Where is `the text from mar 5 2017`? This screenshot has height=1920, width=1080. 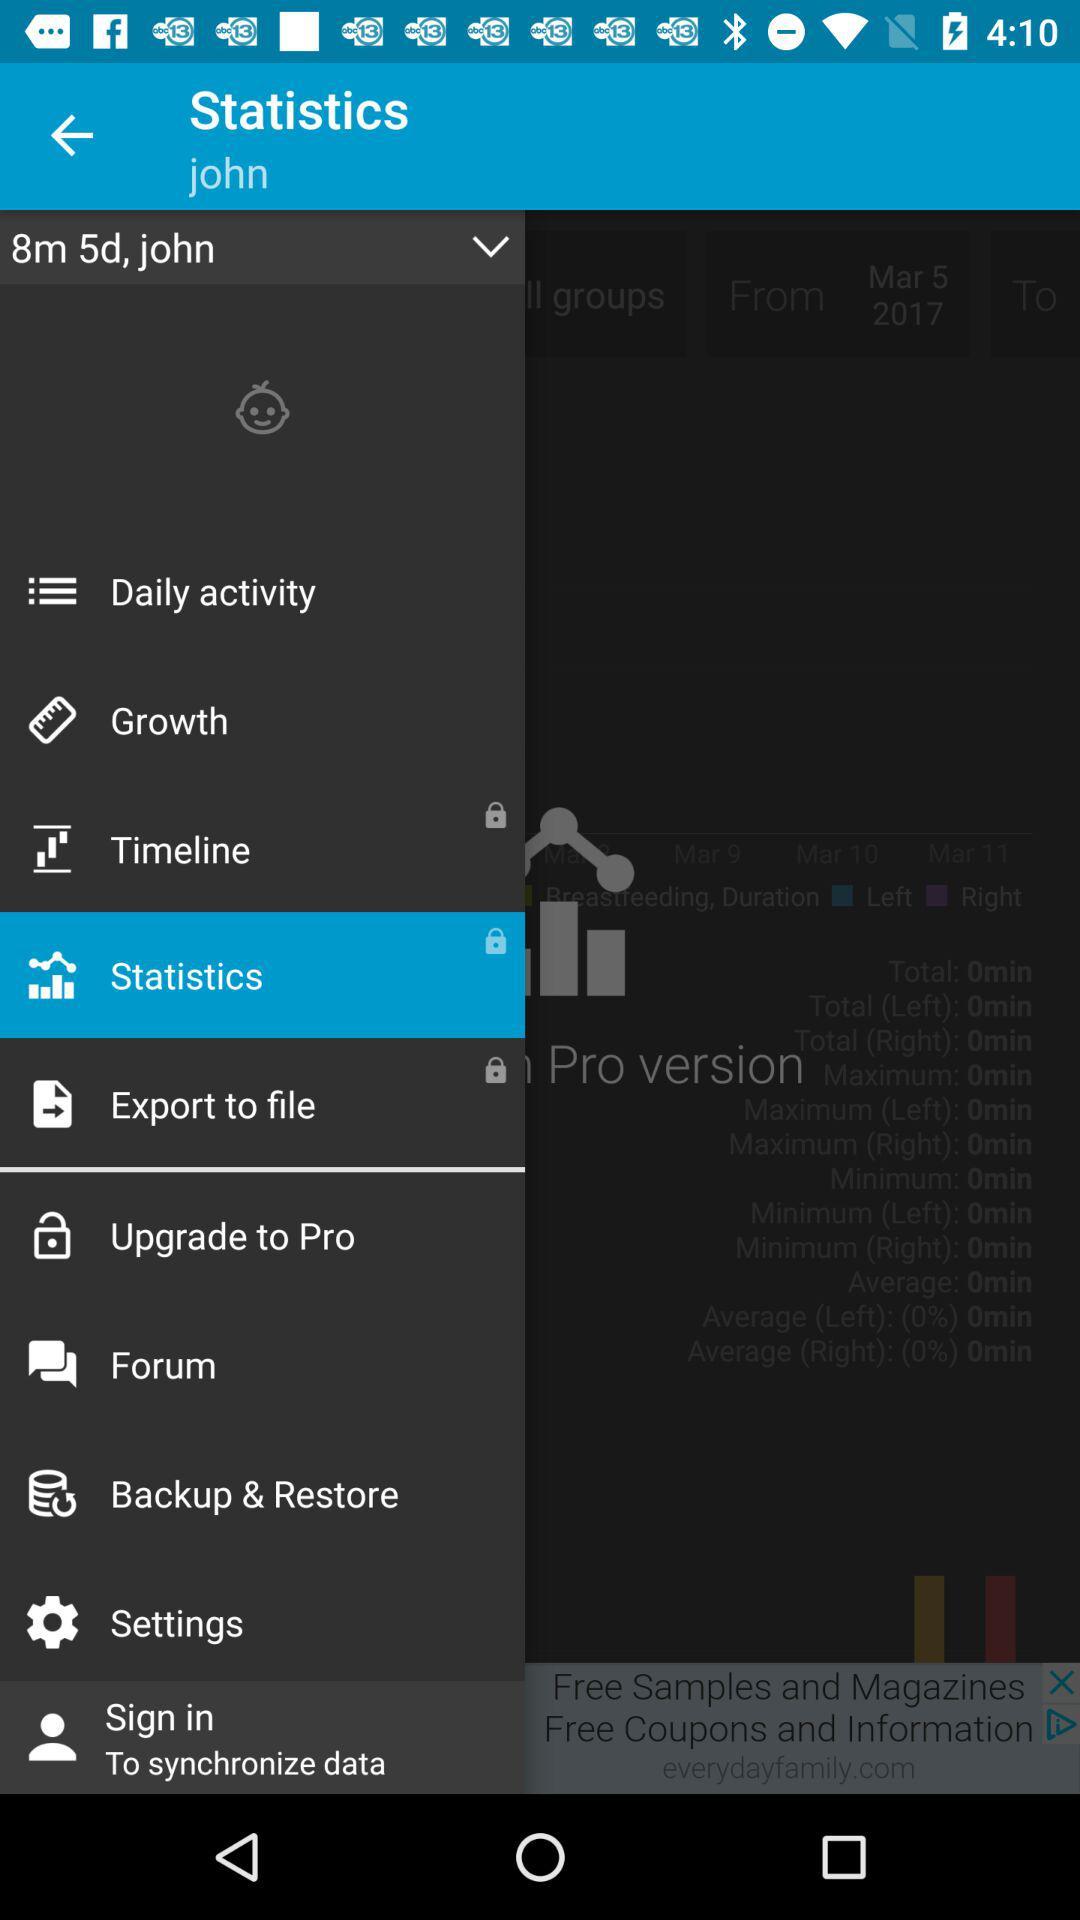
the text from mar 5 2017 is located at coordinates (838, 292).